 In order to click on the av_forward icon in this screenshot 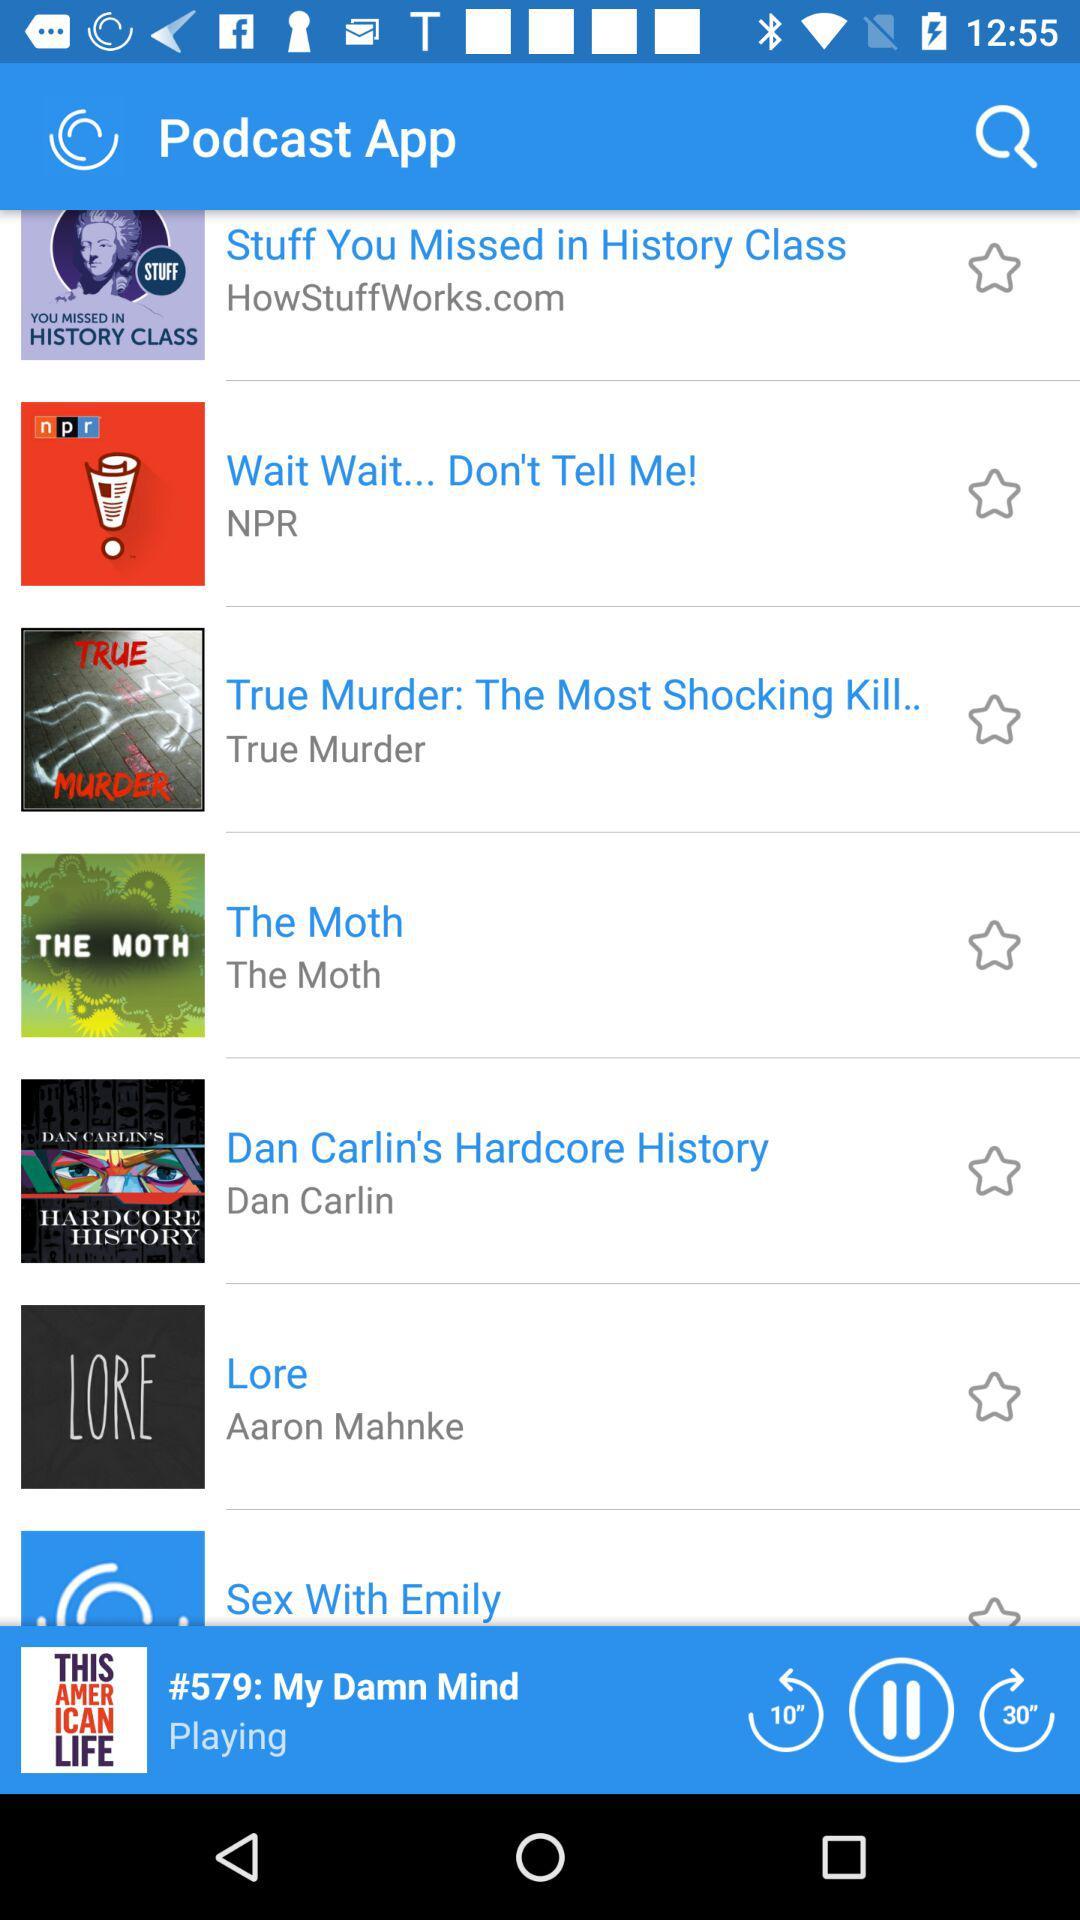, I will do `click(1017, 1708)`.